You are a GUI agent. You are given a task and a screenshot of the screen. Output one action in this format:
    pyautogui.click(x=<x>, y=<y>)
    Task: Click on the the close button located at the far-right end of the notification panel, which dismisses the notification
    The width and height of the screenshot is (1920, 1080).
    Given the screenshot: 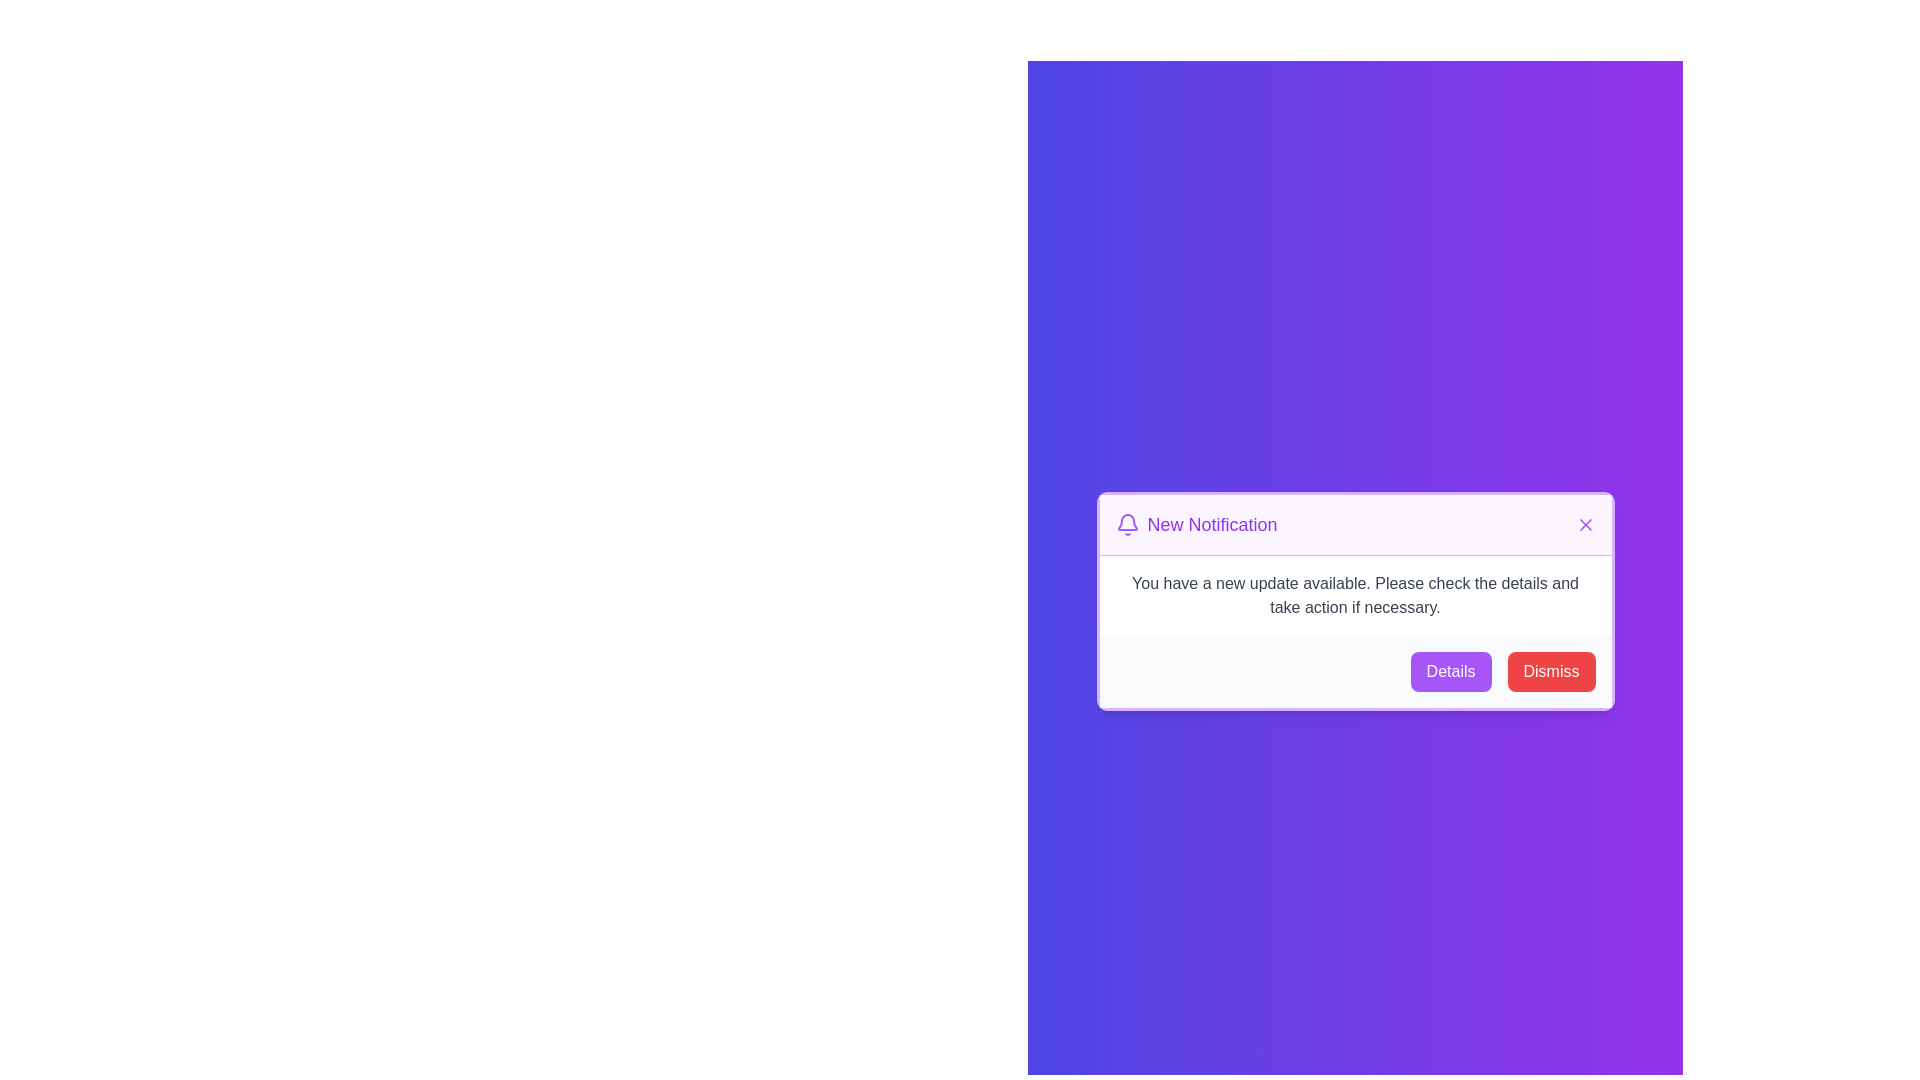 What is the action you would take?
    pyautogui.click(x=1584, y=523)
    